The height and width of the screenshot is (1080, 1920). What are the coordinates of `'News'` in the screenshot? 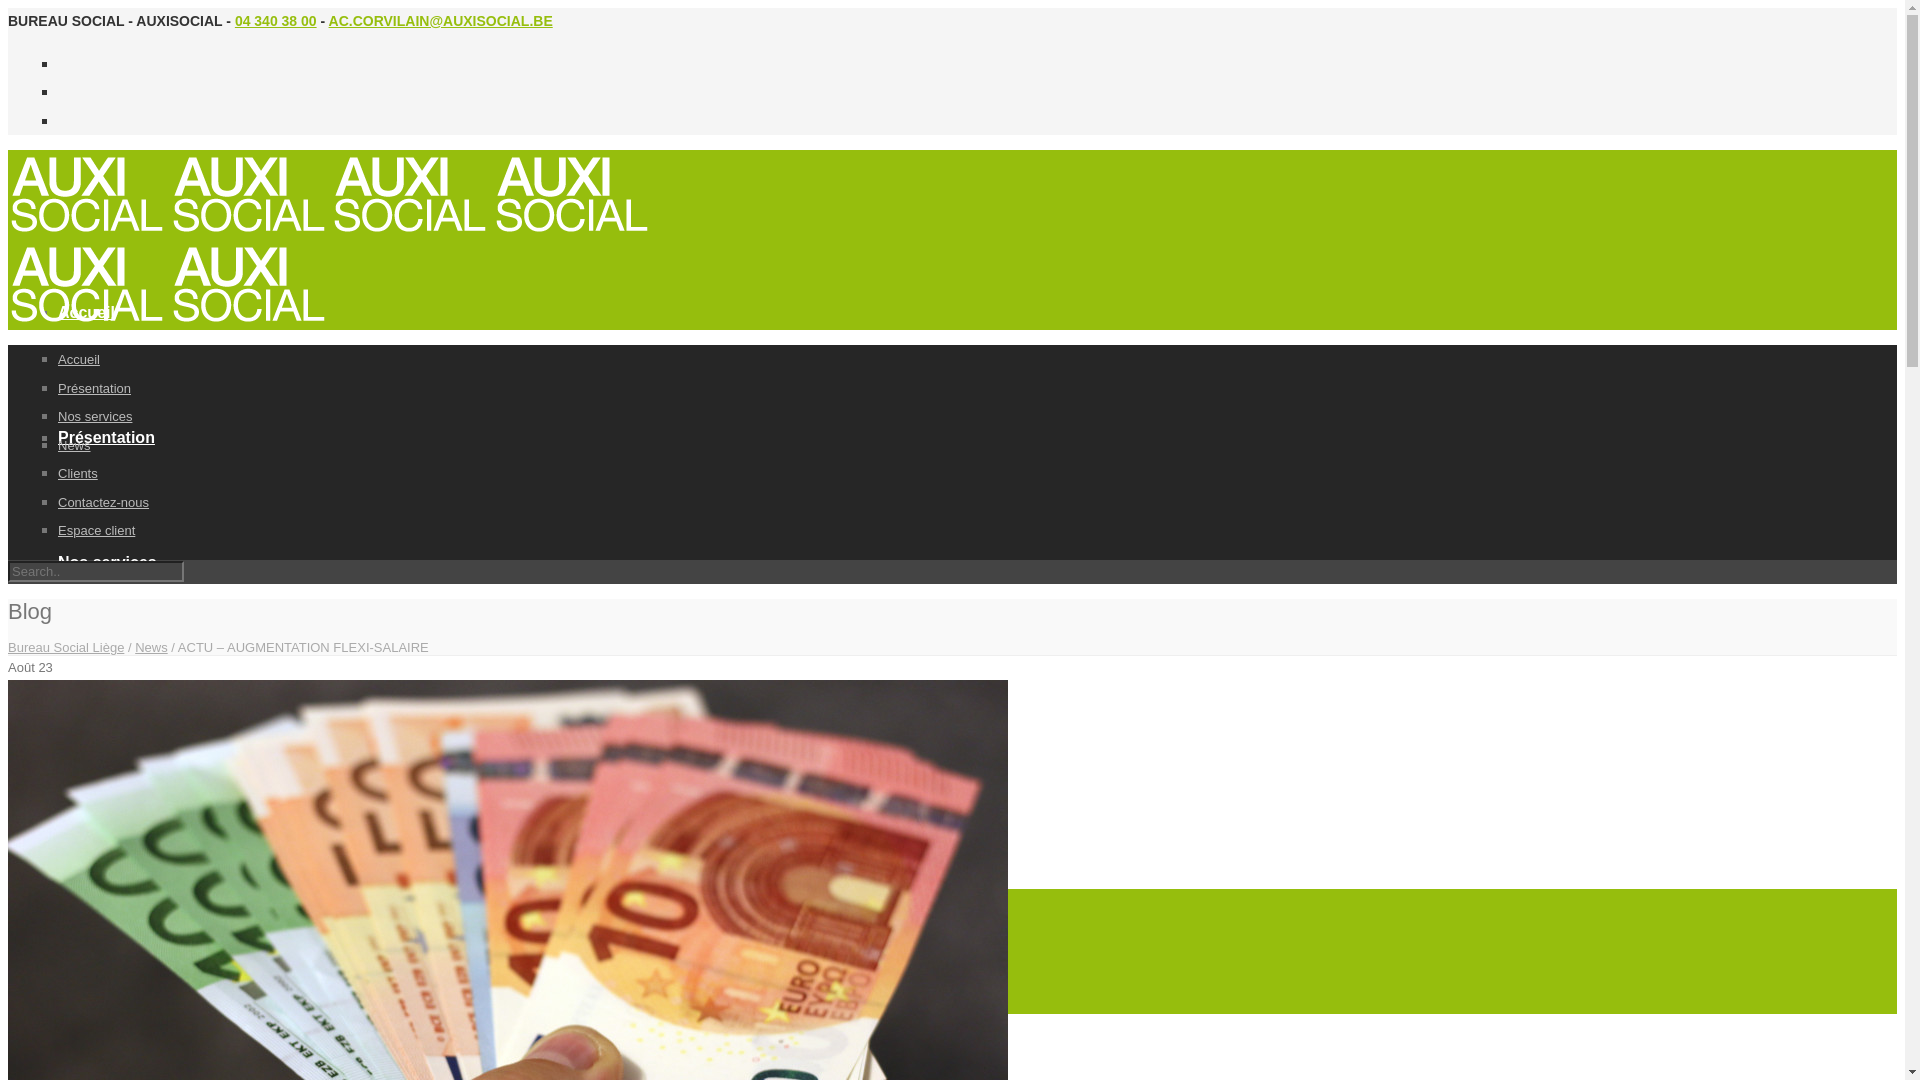 It's located at (150, 647).